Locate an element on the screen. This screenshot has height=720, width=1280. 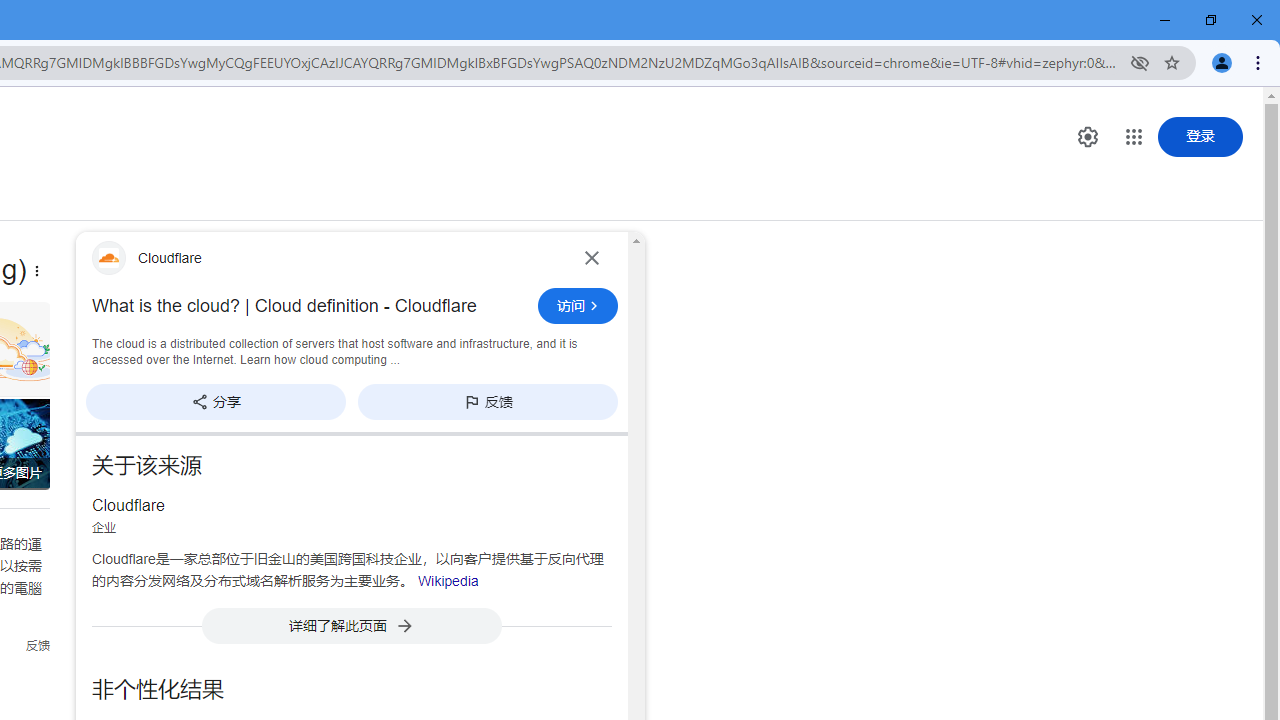
'Third-party cookies blocked' is located at coordinates (1139, 61).